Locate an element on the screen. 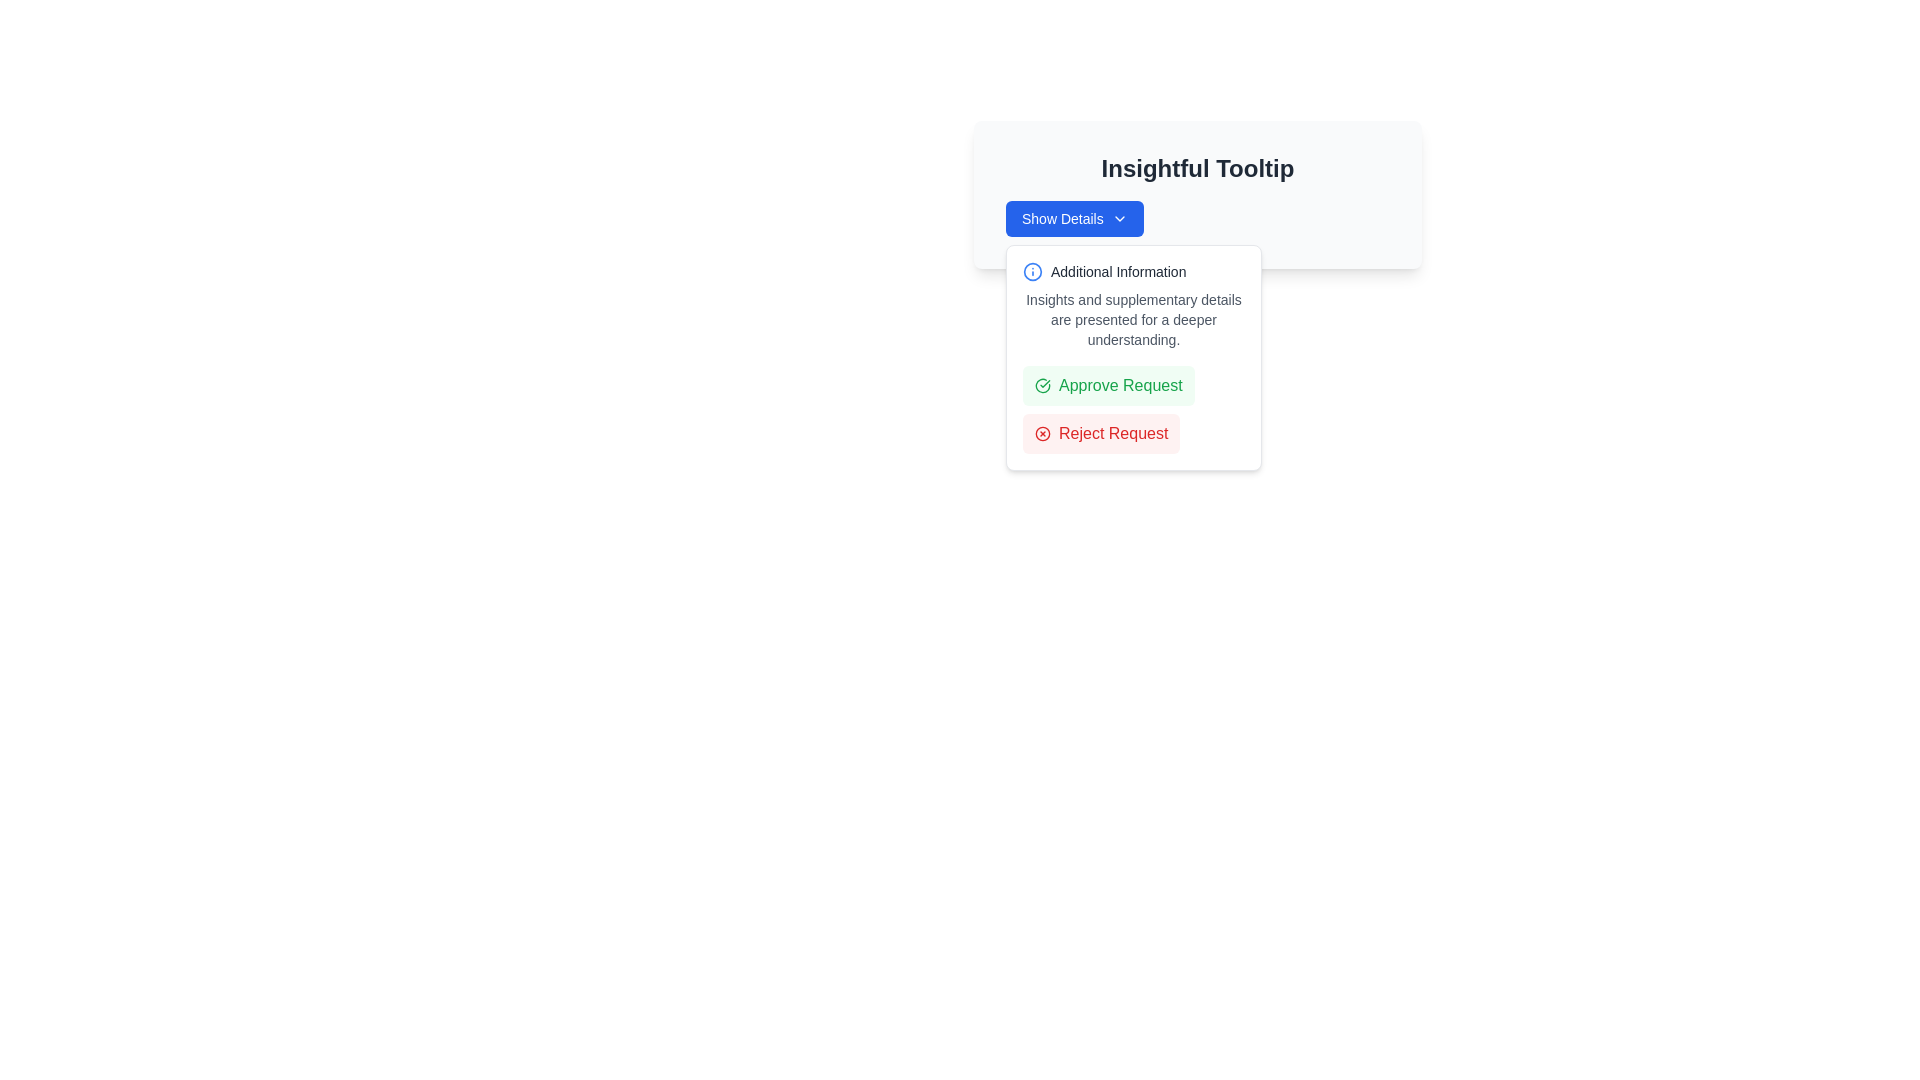  the icon of the text display that serves as a header for the content section, which is located in the top-left section above the supplementary details is located at coordinates (1133, 272).